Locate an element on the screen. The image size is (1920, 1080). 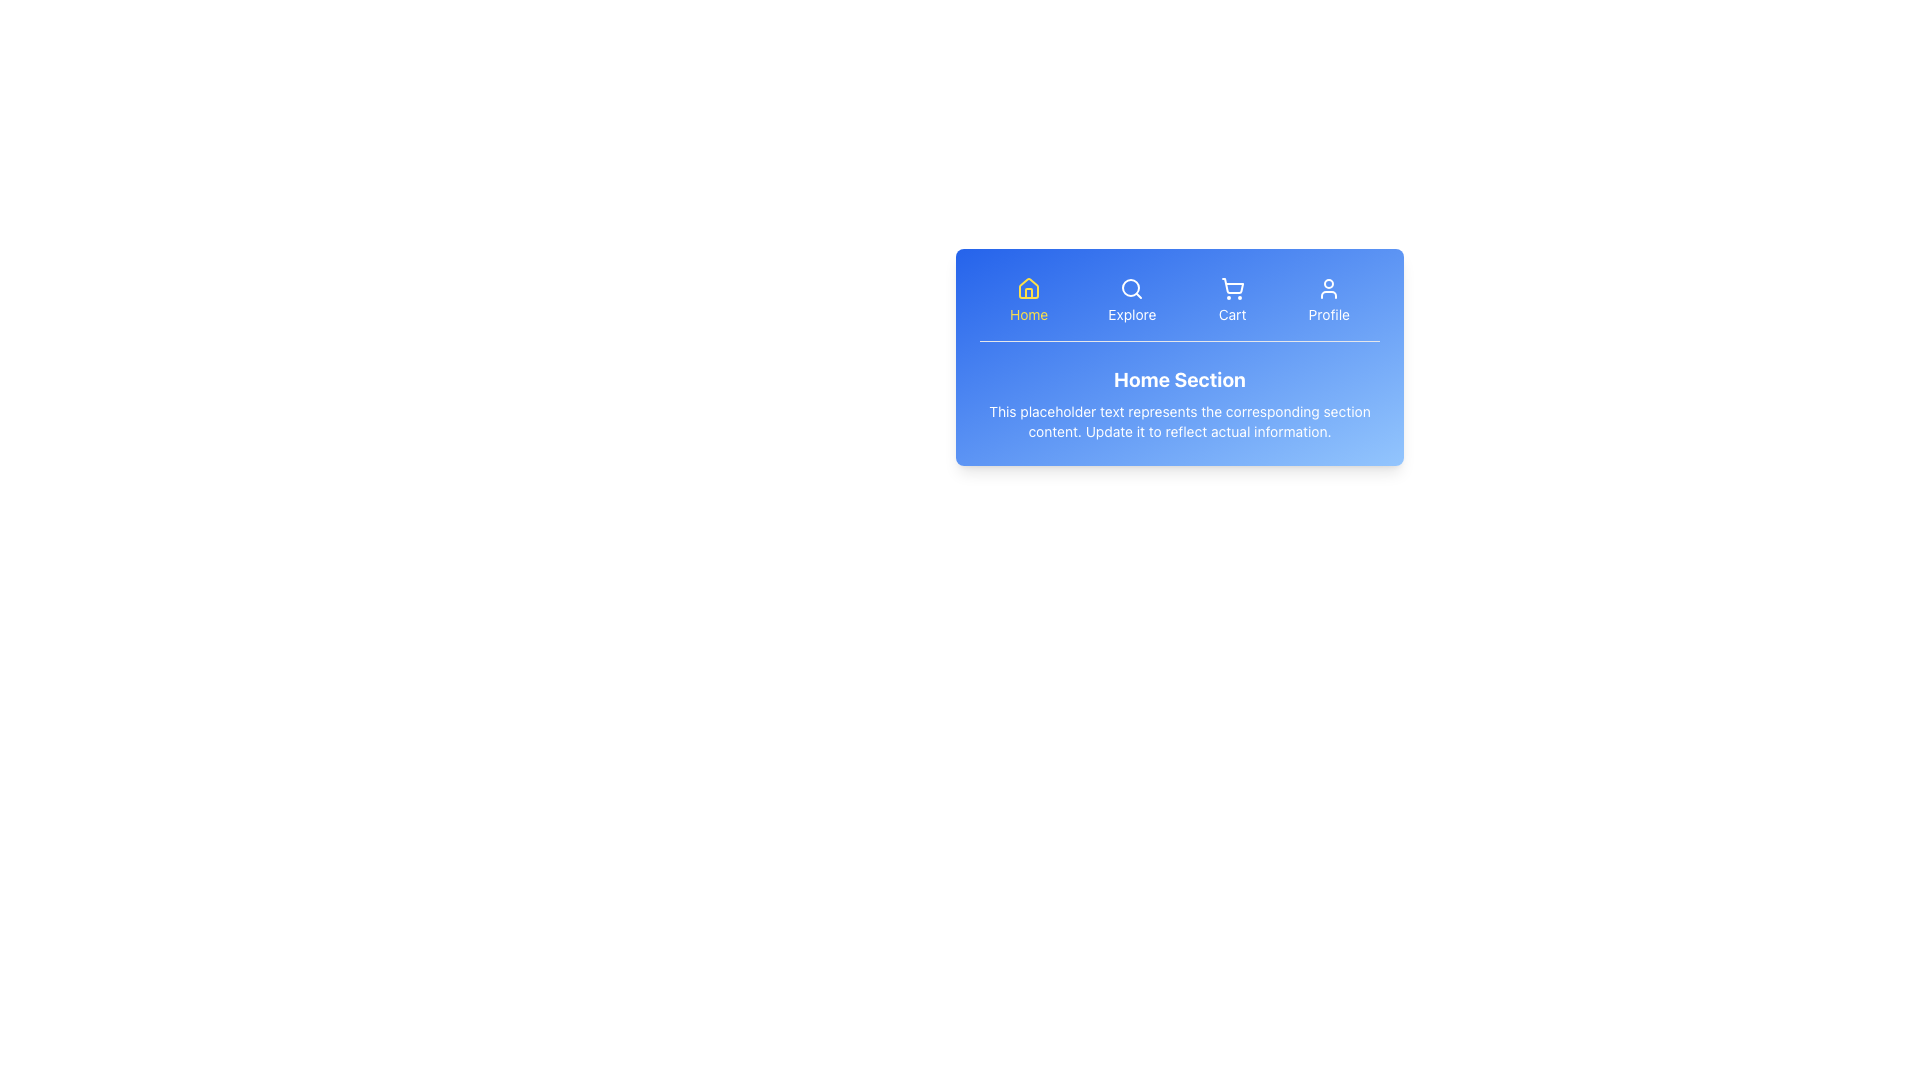
the 'Cart' button which is the third element from the left in the top section of the interface, adjacent to 'Explore' and 'Profile' is located at coordinates (1231, 299).